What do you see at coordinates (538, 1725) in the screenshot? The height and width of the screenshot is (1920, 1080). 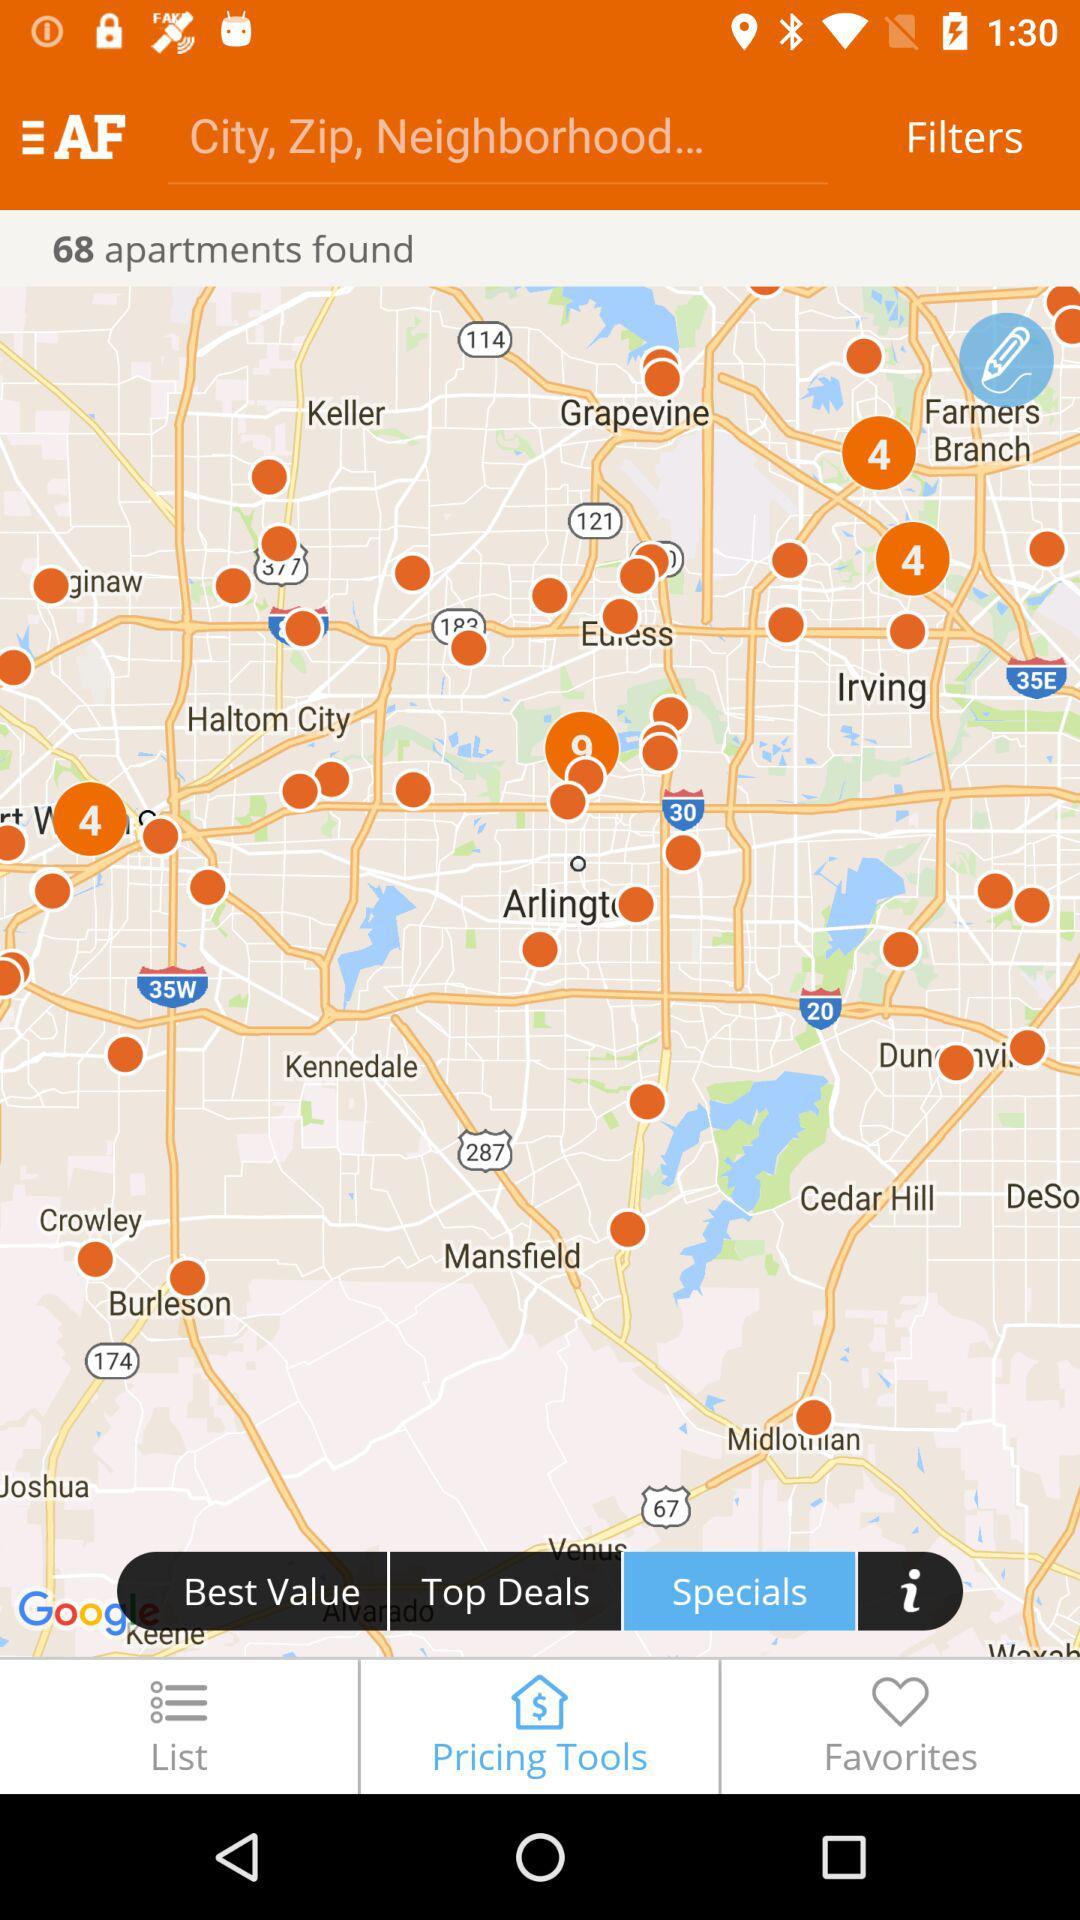 I see `the item to the right of the list item` at bounding box center [538, 1725].